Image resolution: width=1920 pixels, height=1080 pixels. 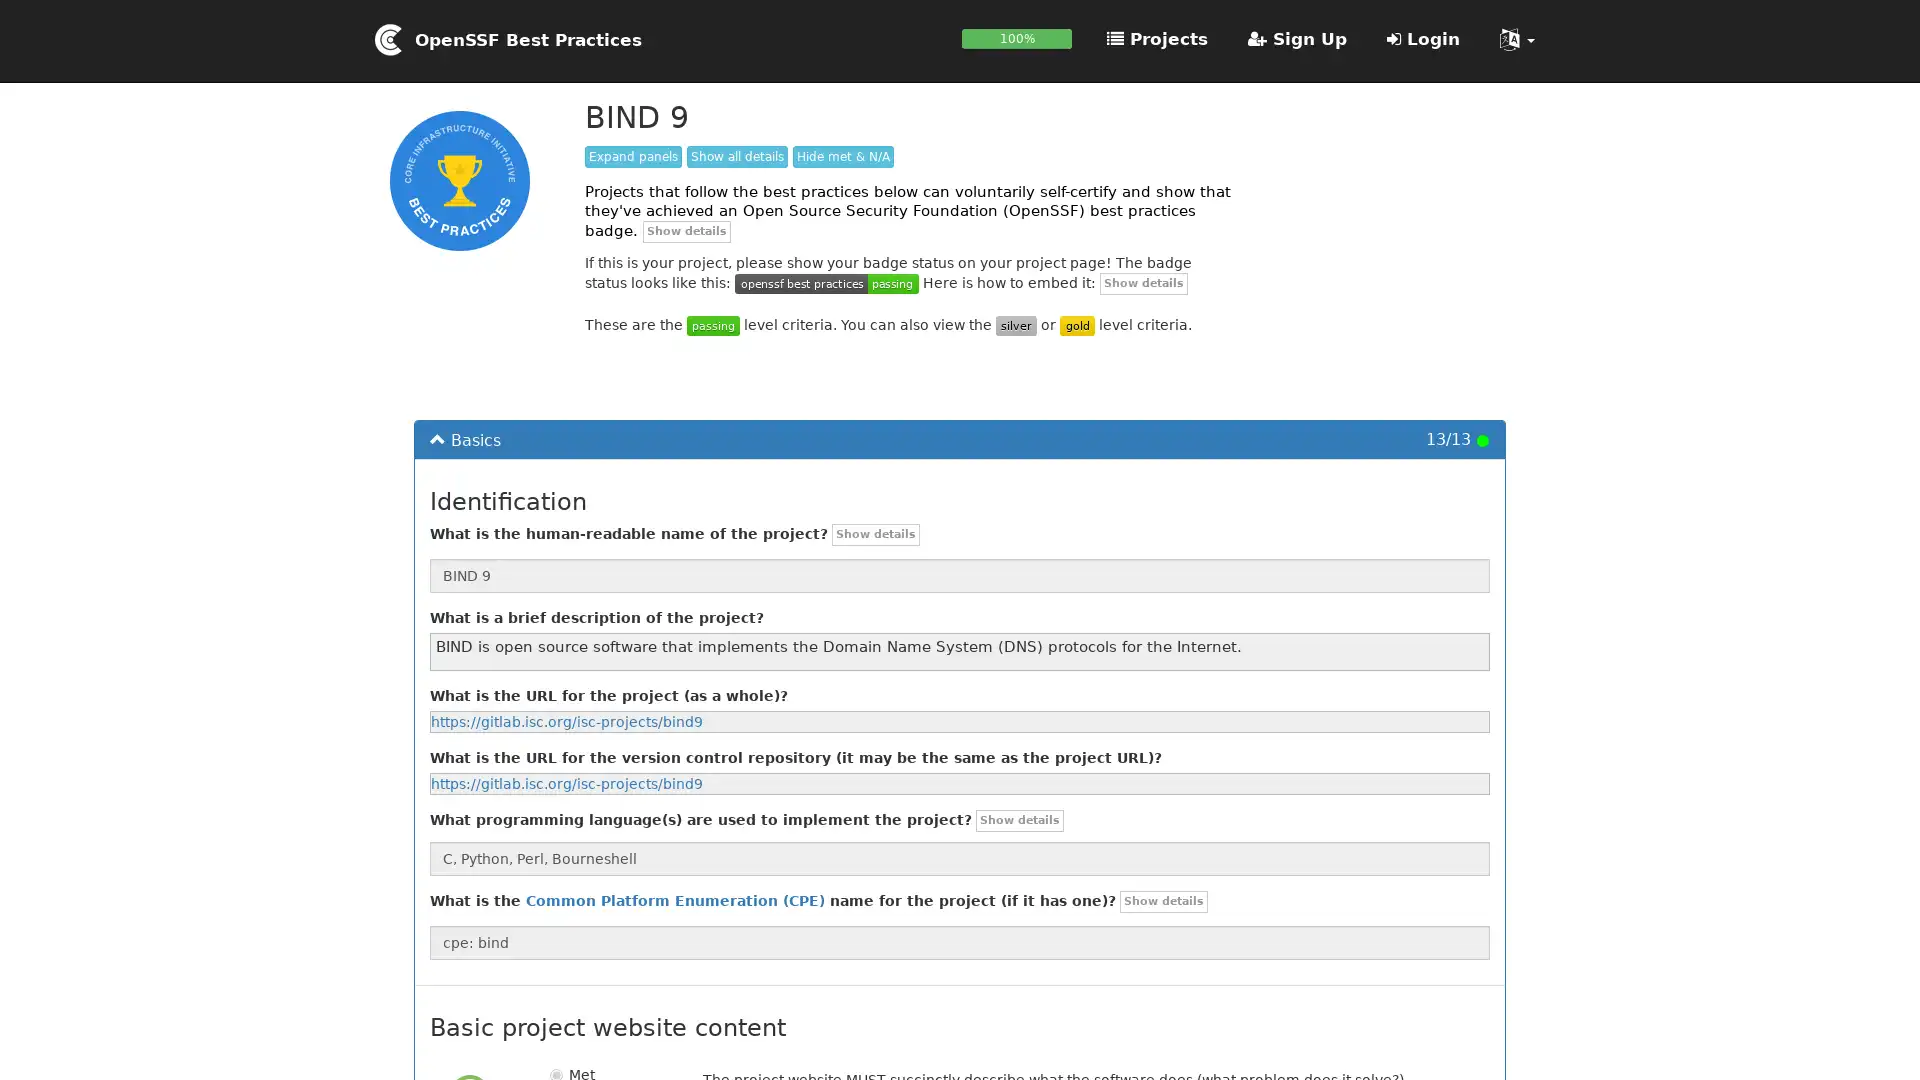 I want to click on Show details, so click(x=1143, y=282).